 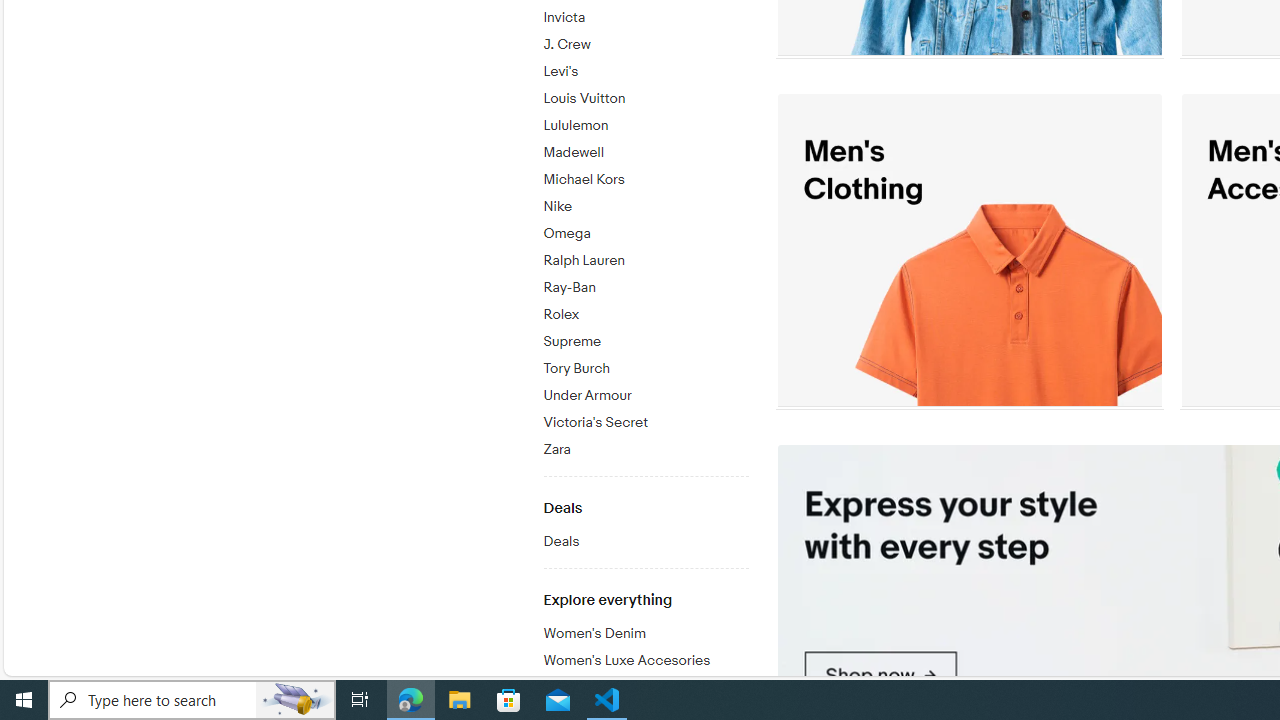 I want to click on 'Victoria', so click(x=645, y=418).